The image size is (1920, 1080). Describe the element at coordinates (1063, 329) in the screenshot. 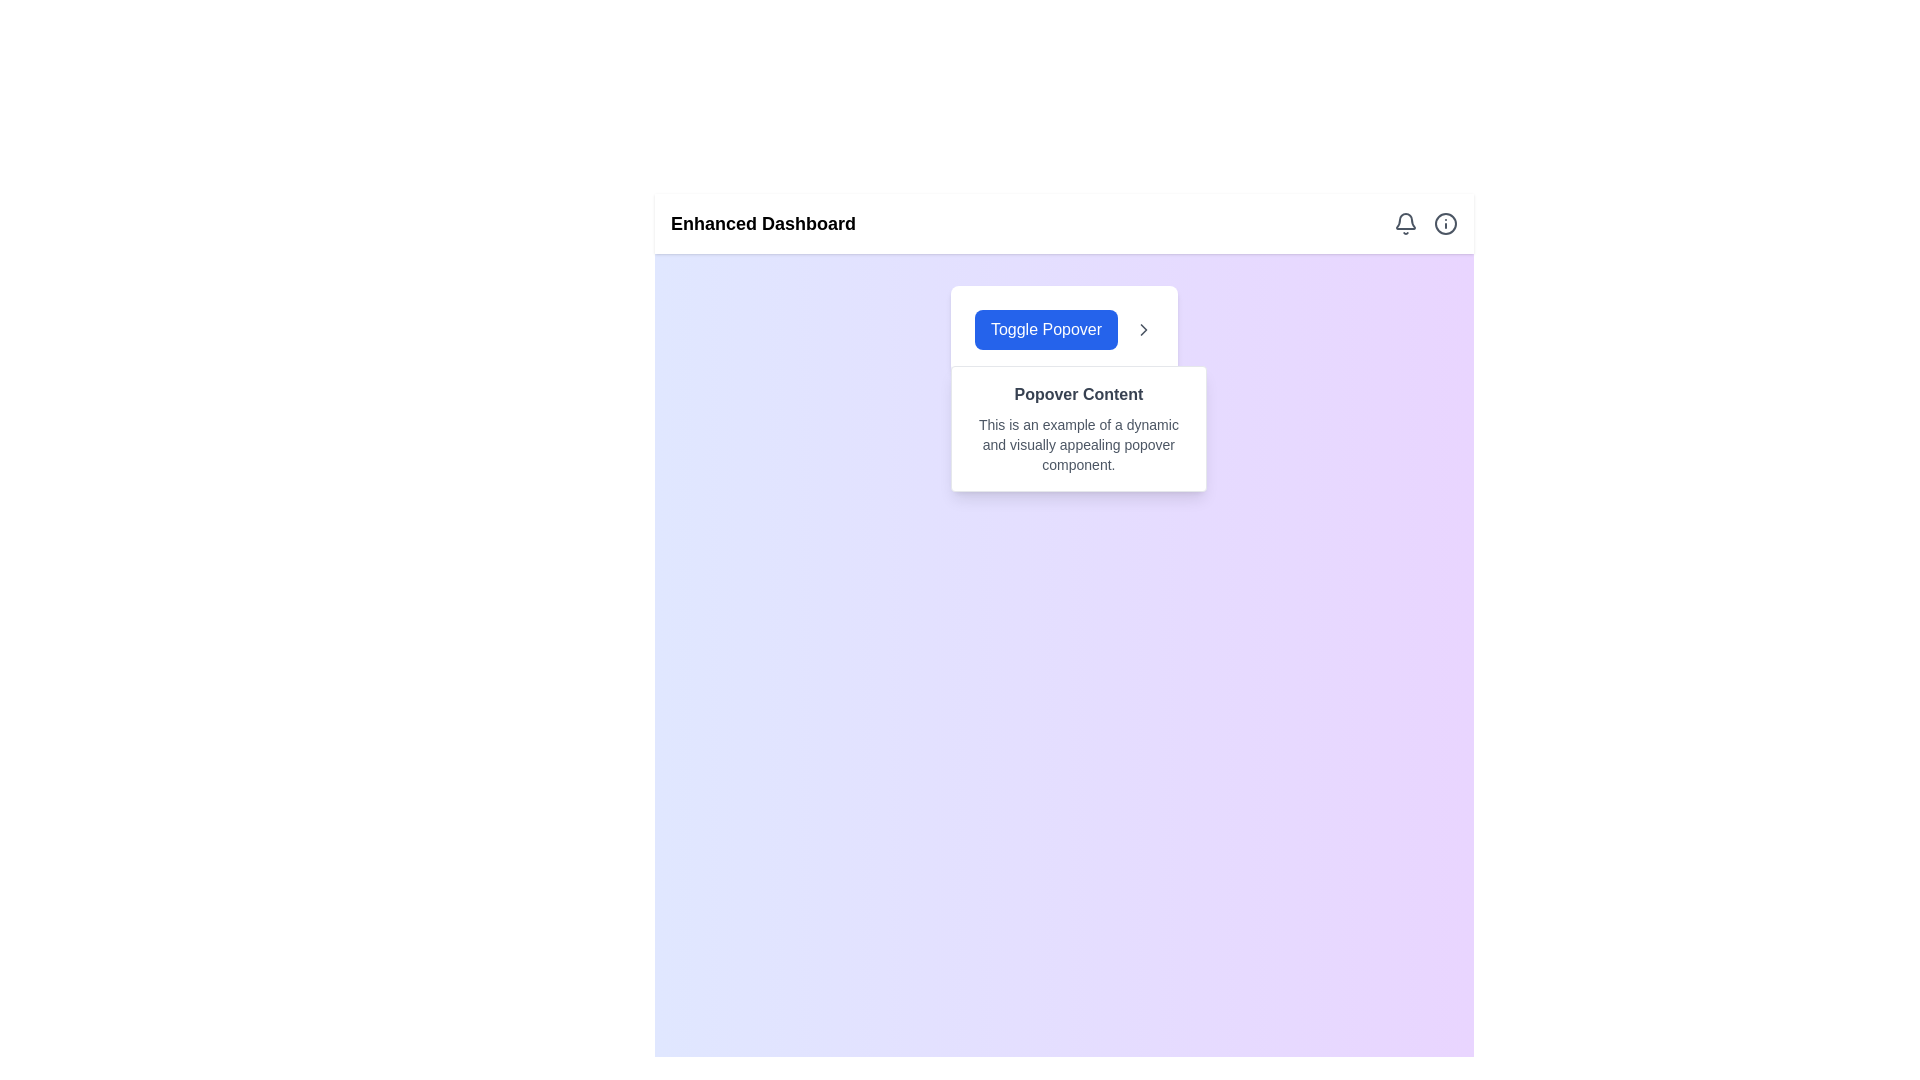

I see `the toggle button for displaying or hiding the popover, located just below the header area with the text 'Enhanced Dashboard'` at that location.